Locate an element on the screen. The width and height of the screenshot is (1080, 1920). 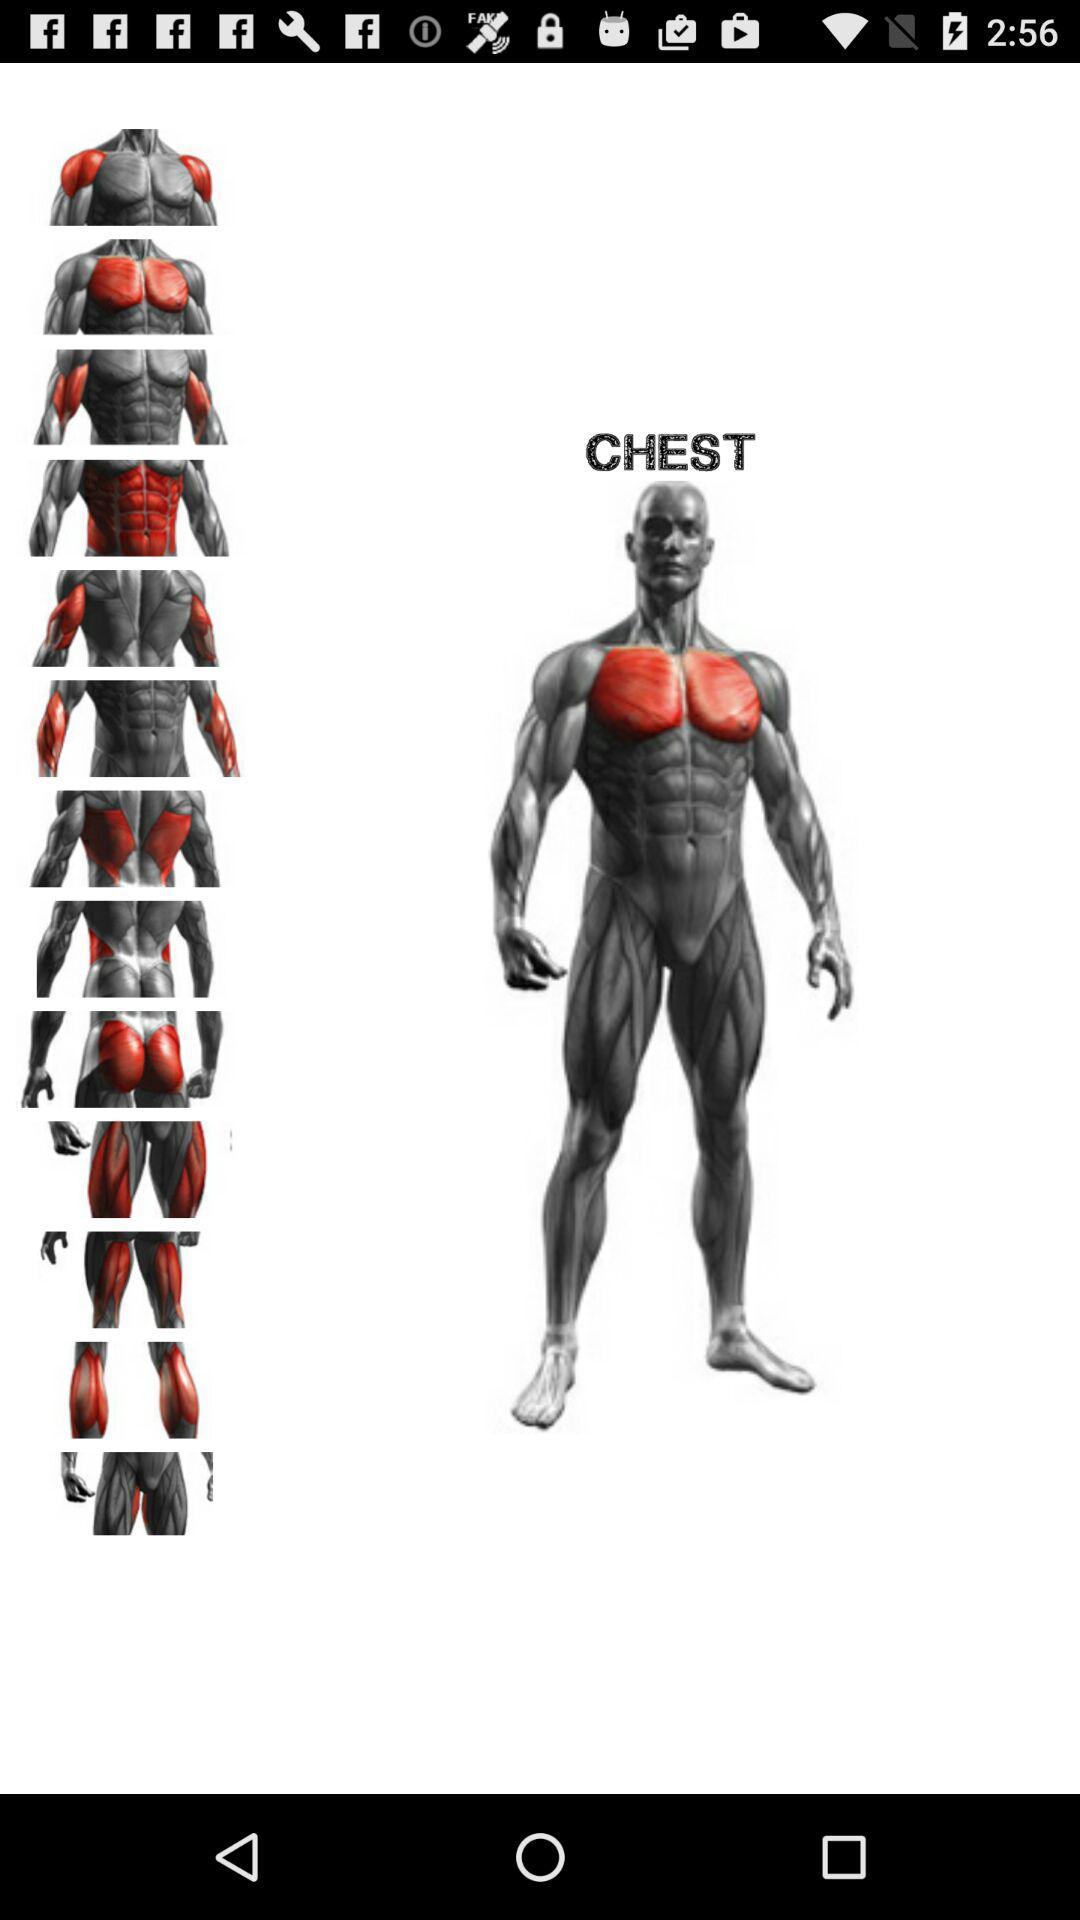
click on this muscle a page opens is located at coordinates (131, 832).